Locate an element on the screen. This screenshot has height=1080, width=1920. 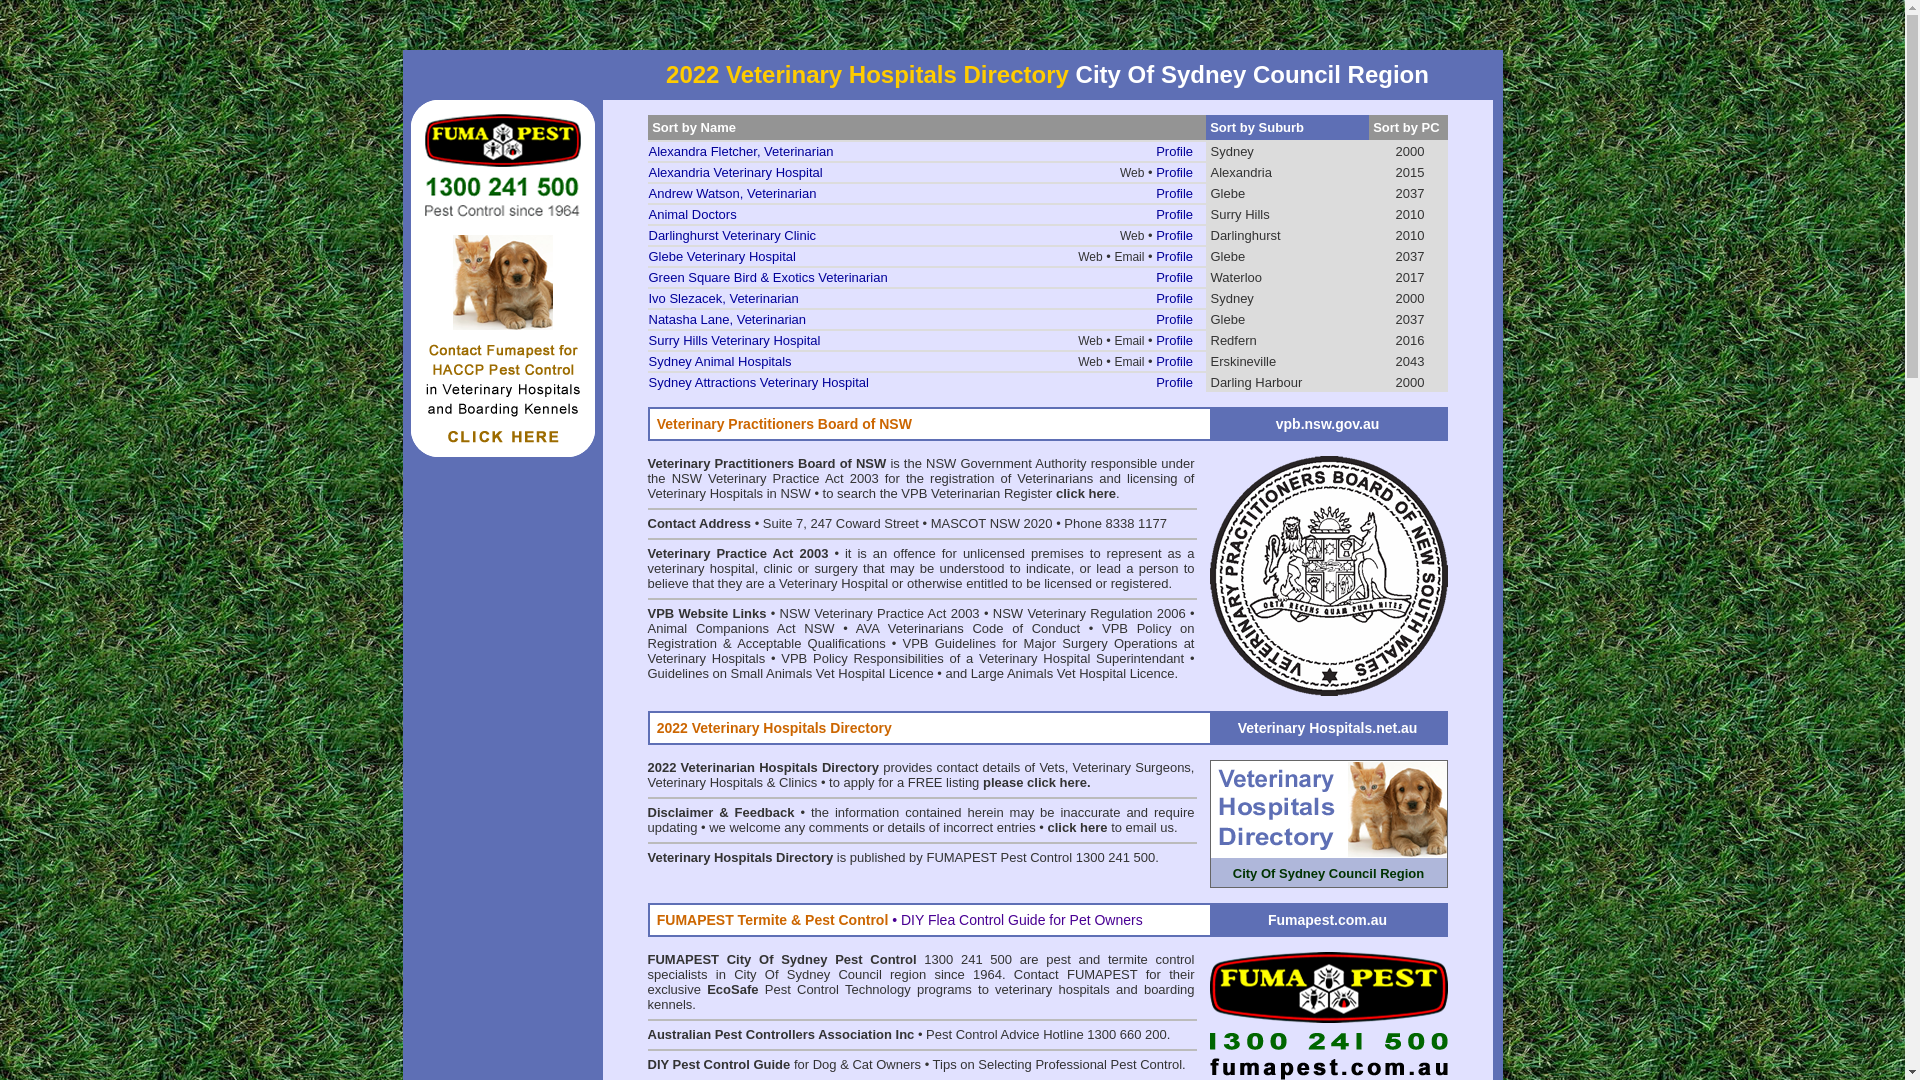
'Large Animals Vet Hospital Licence' is located at coordinates (1072, 673).